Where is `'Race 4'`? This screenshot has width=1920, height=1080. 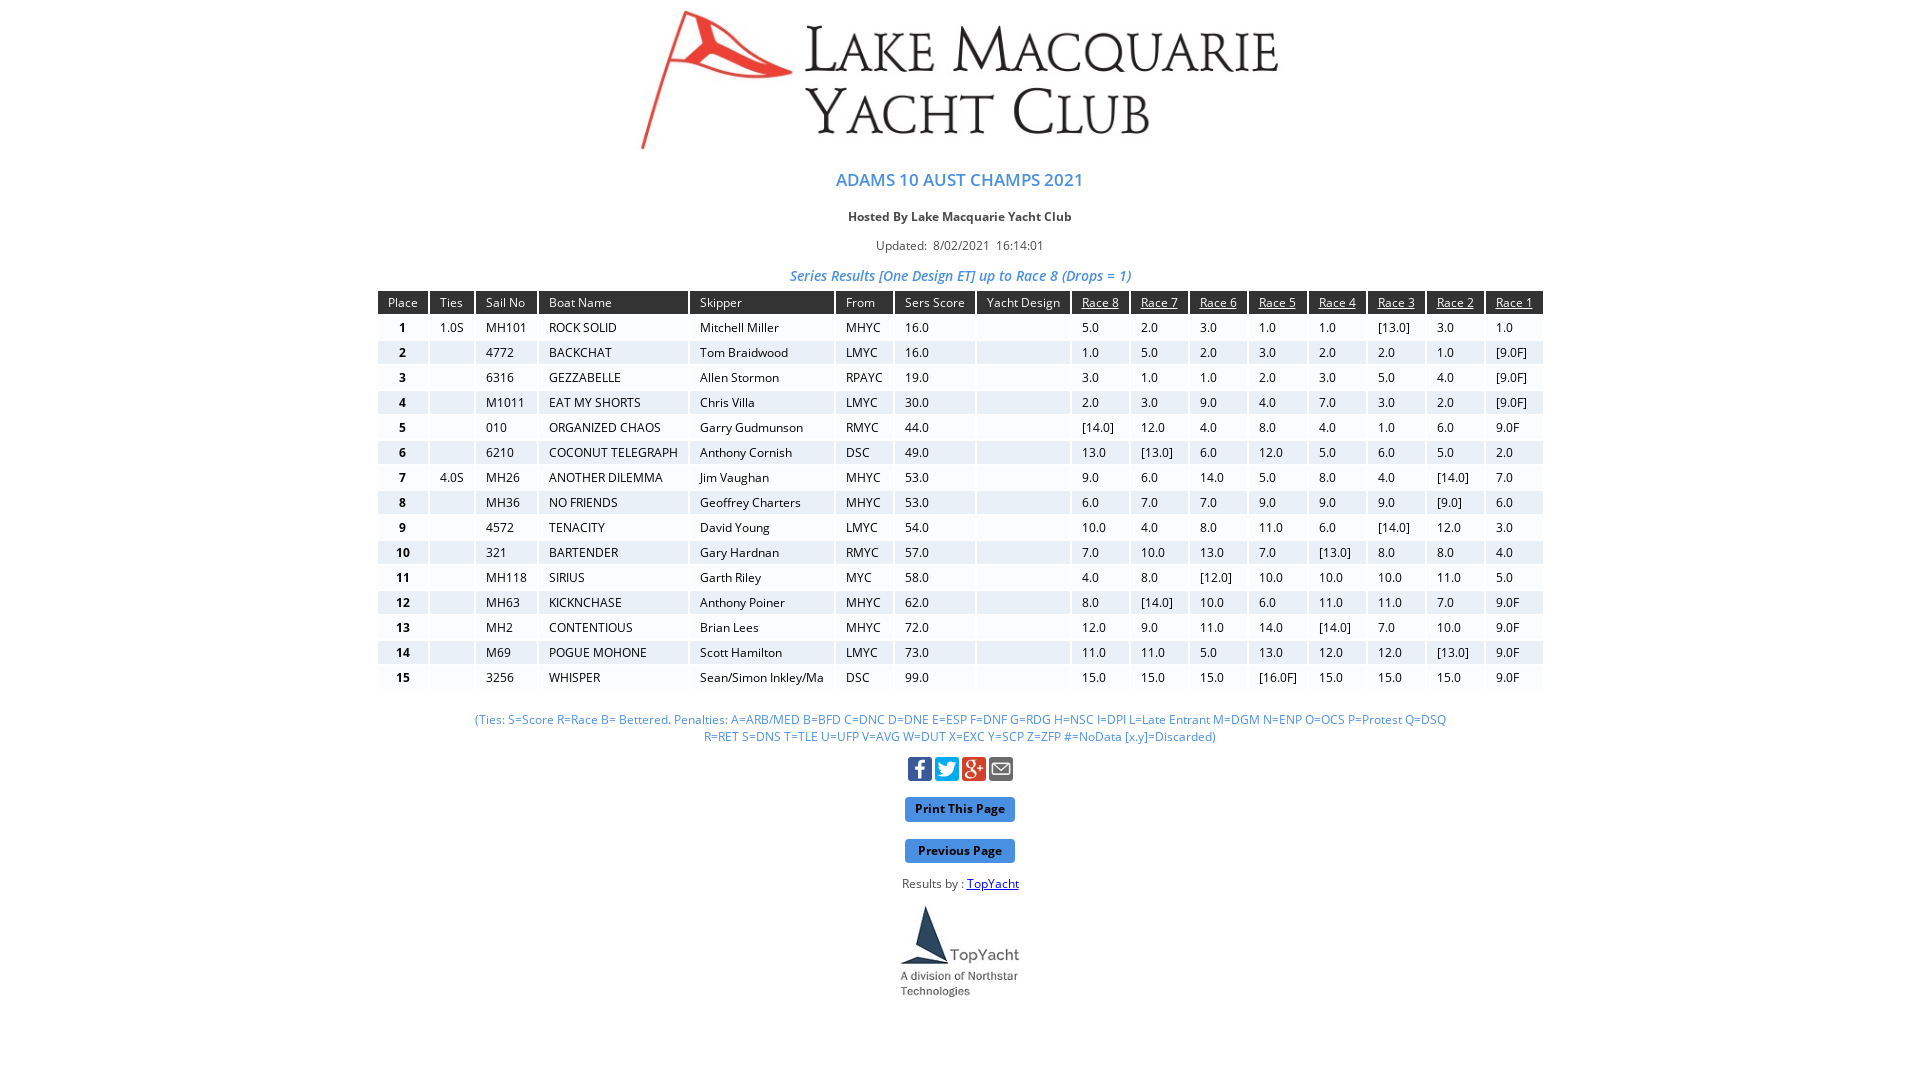
'Race 4' is located at coordinates (1318, 302).